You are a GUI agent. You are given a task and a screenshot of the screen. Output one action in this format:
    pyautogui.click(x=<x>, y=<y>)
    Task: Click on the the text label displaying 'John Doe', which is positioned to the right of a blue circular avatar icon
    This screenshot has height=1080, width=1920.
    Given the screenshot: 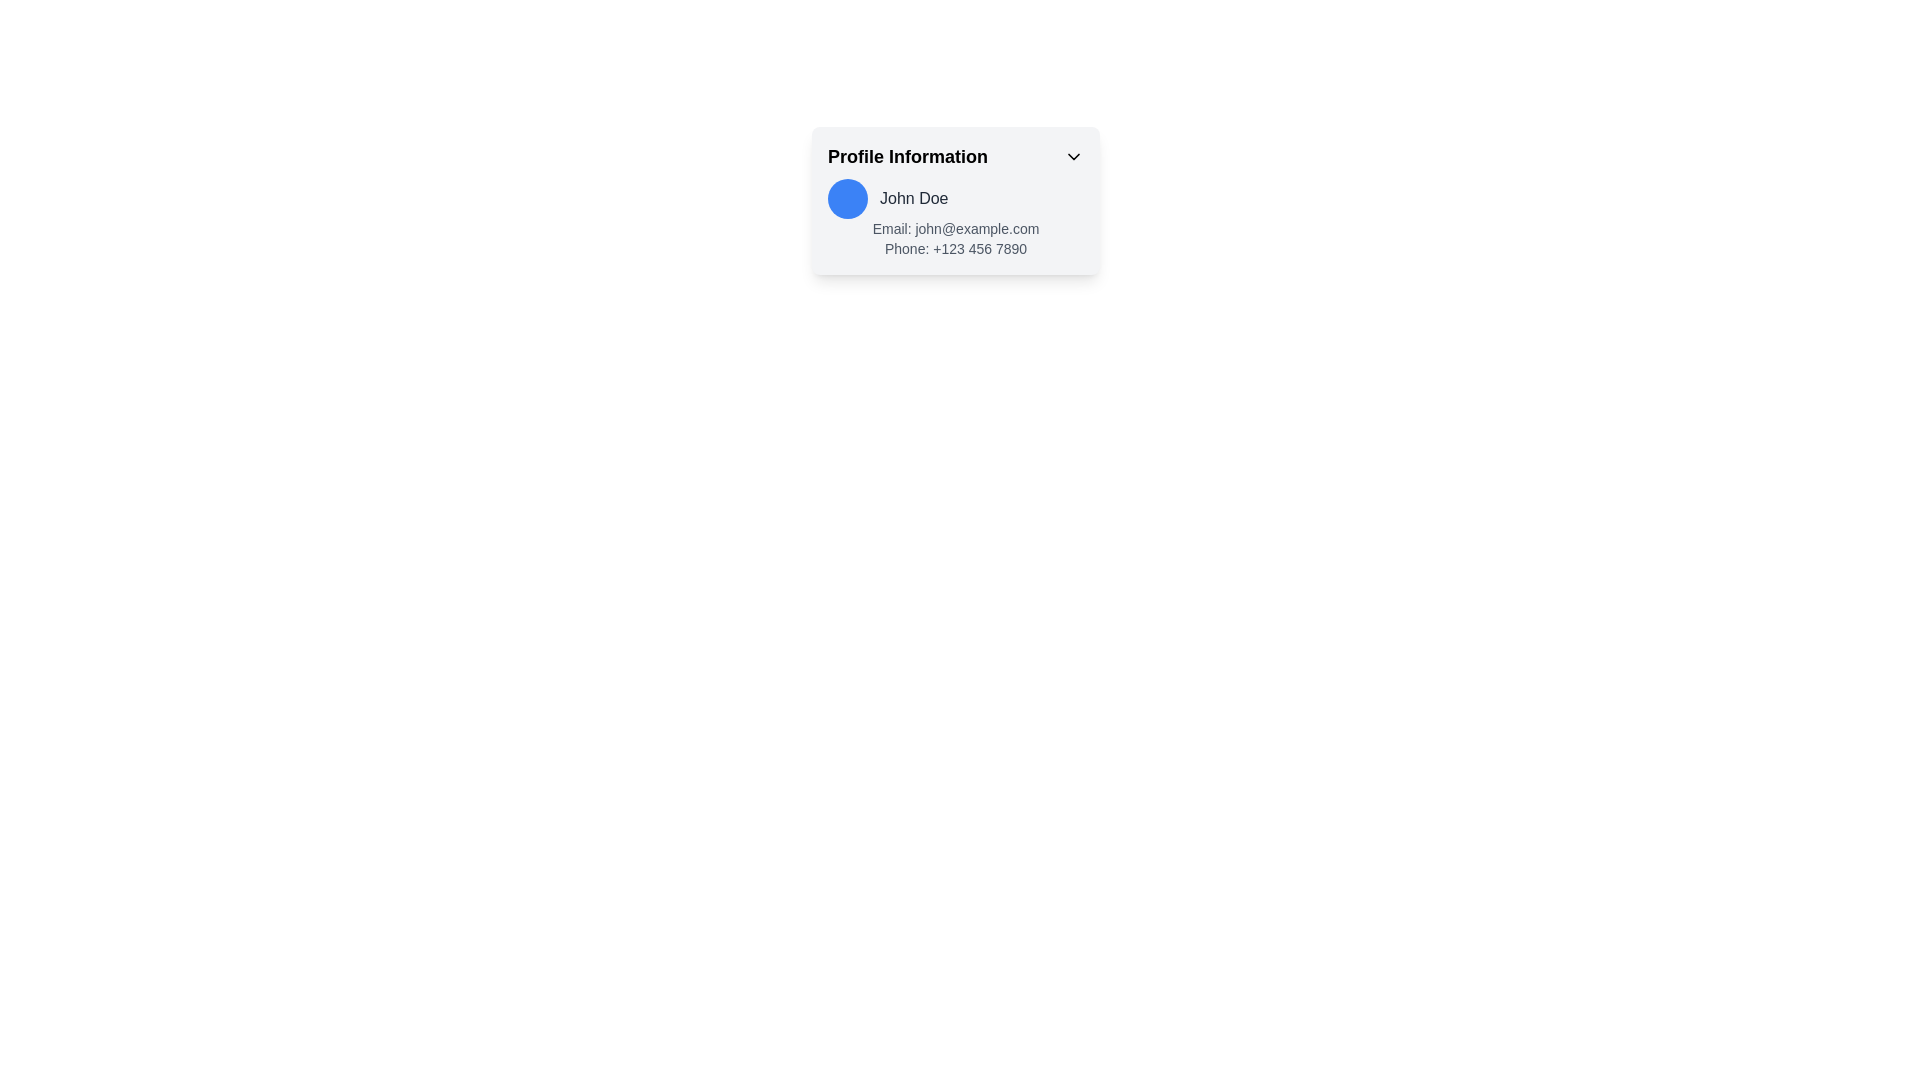 What is the action you would take?
    pyautogui.click(x=913, y=199)
    